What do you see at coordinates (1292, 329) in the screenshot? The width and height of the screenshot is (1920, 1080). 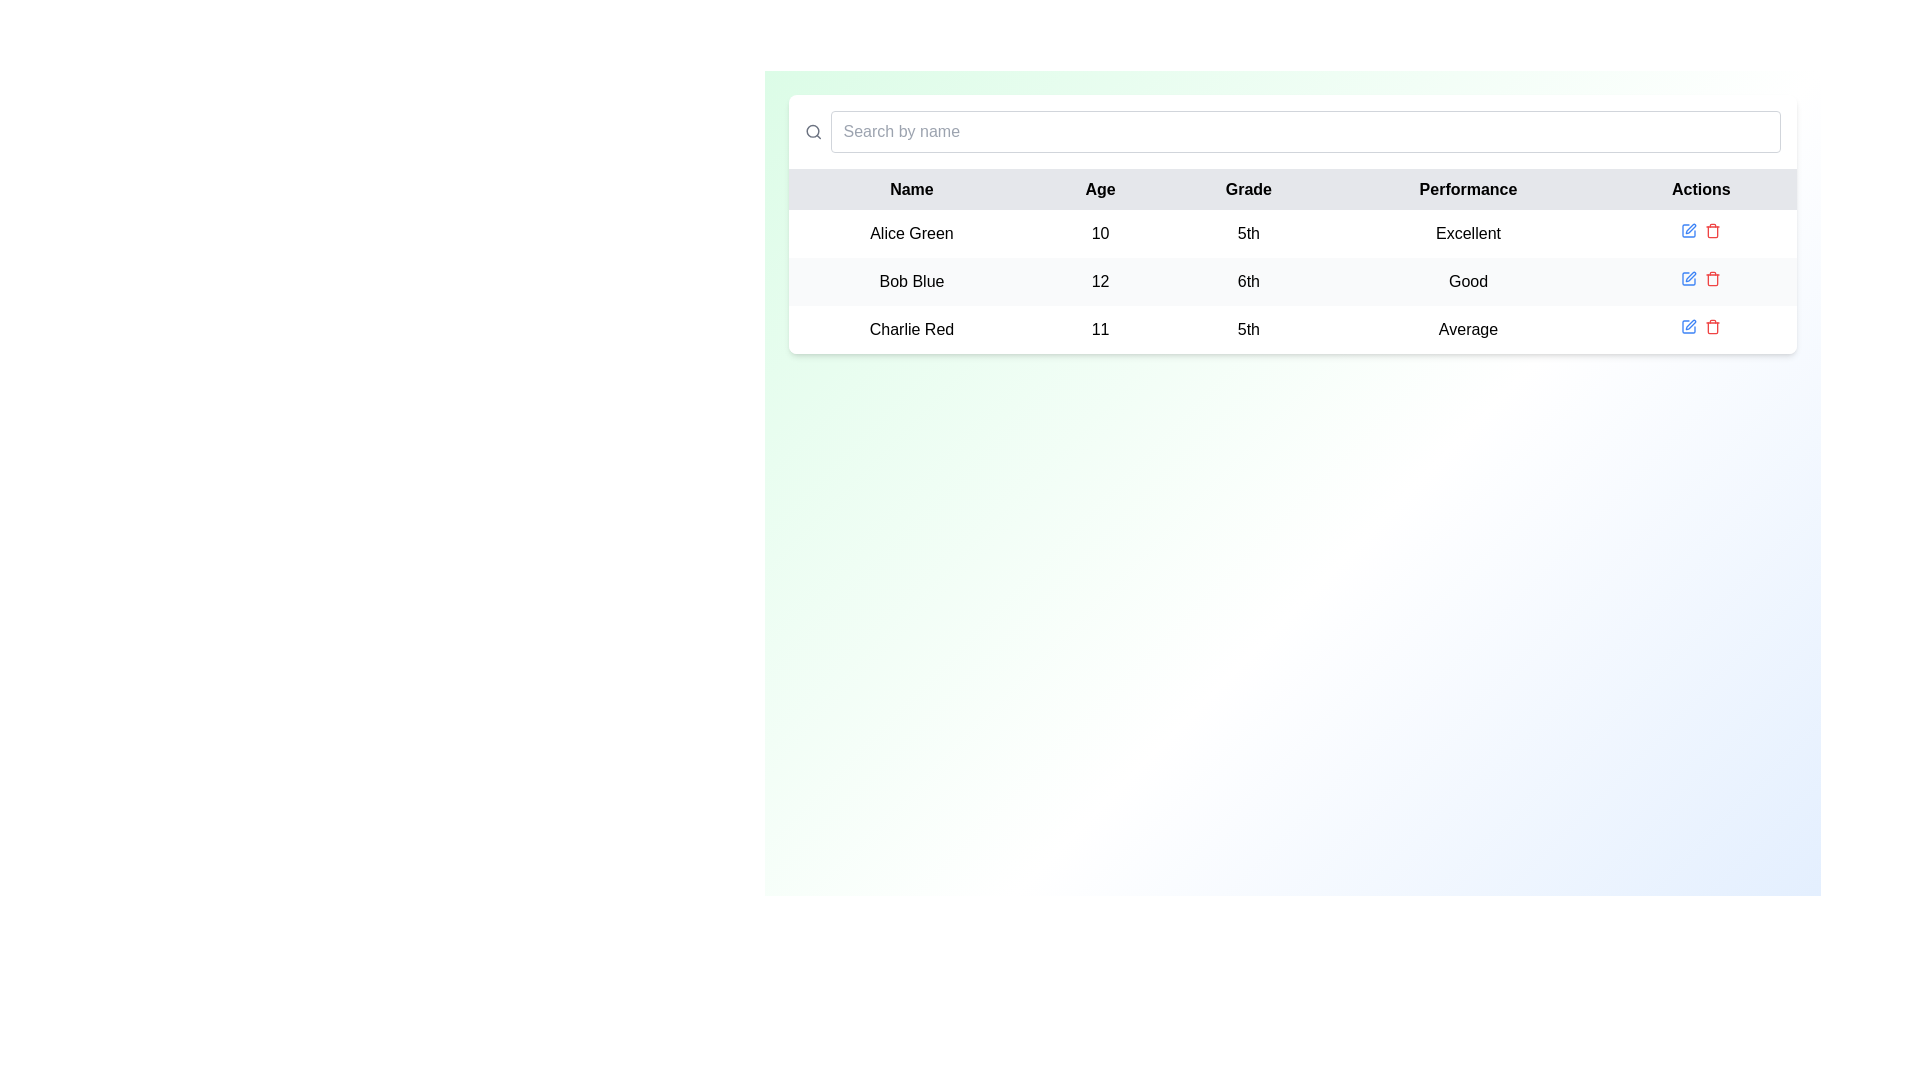 I see `the third row` at bounding box center [1292, 329].